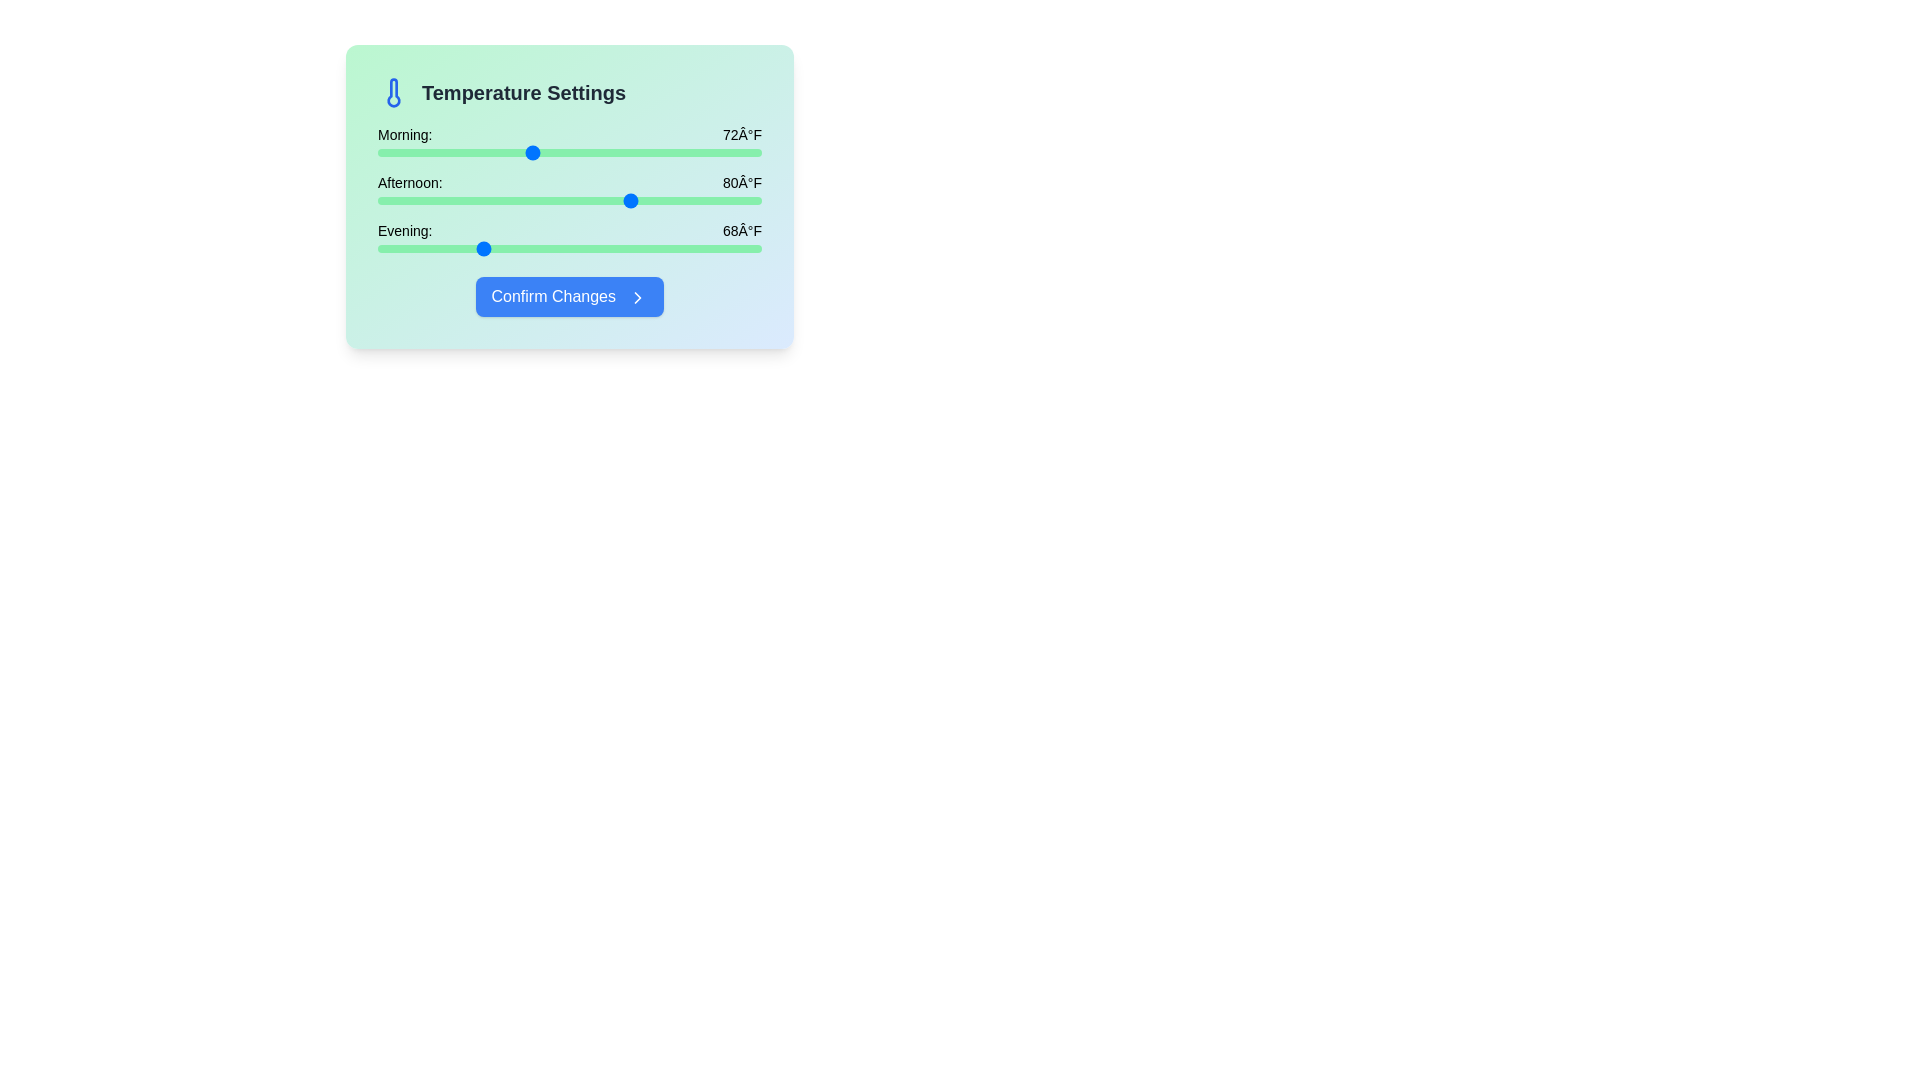  Describe the element at coordinates (466, 248) in the screenshot. I see `the evening temperature slider to 67°F` at that location.